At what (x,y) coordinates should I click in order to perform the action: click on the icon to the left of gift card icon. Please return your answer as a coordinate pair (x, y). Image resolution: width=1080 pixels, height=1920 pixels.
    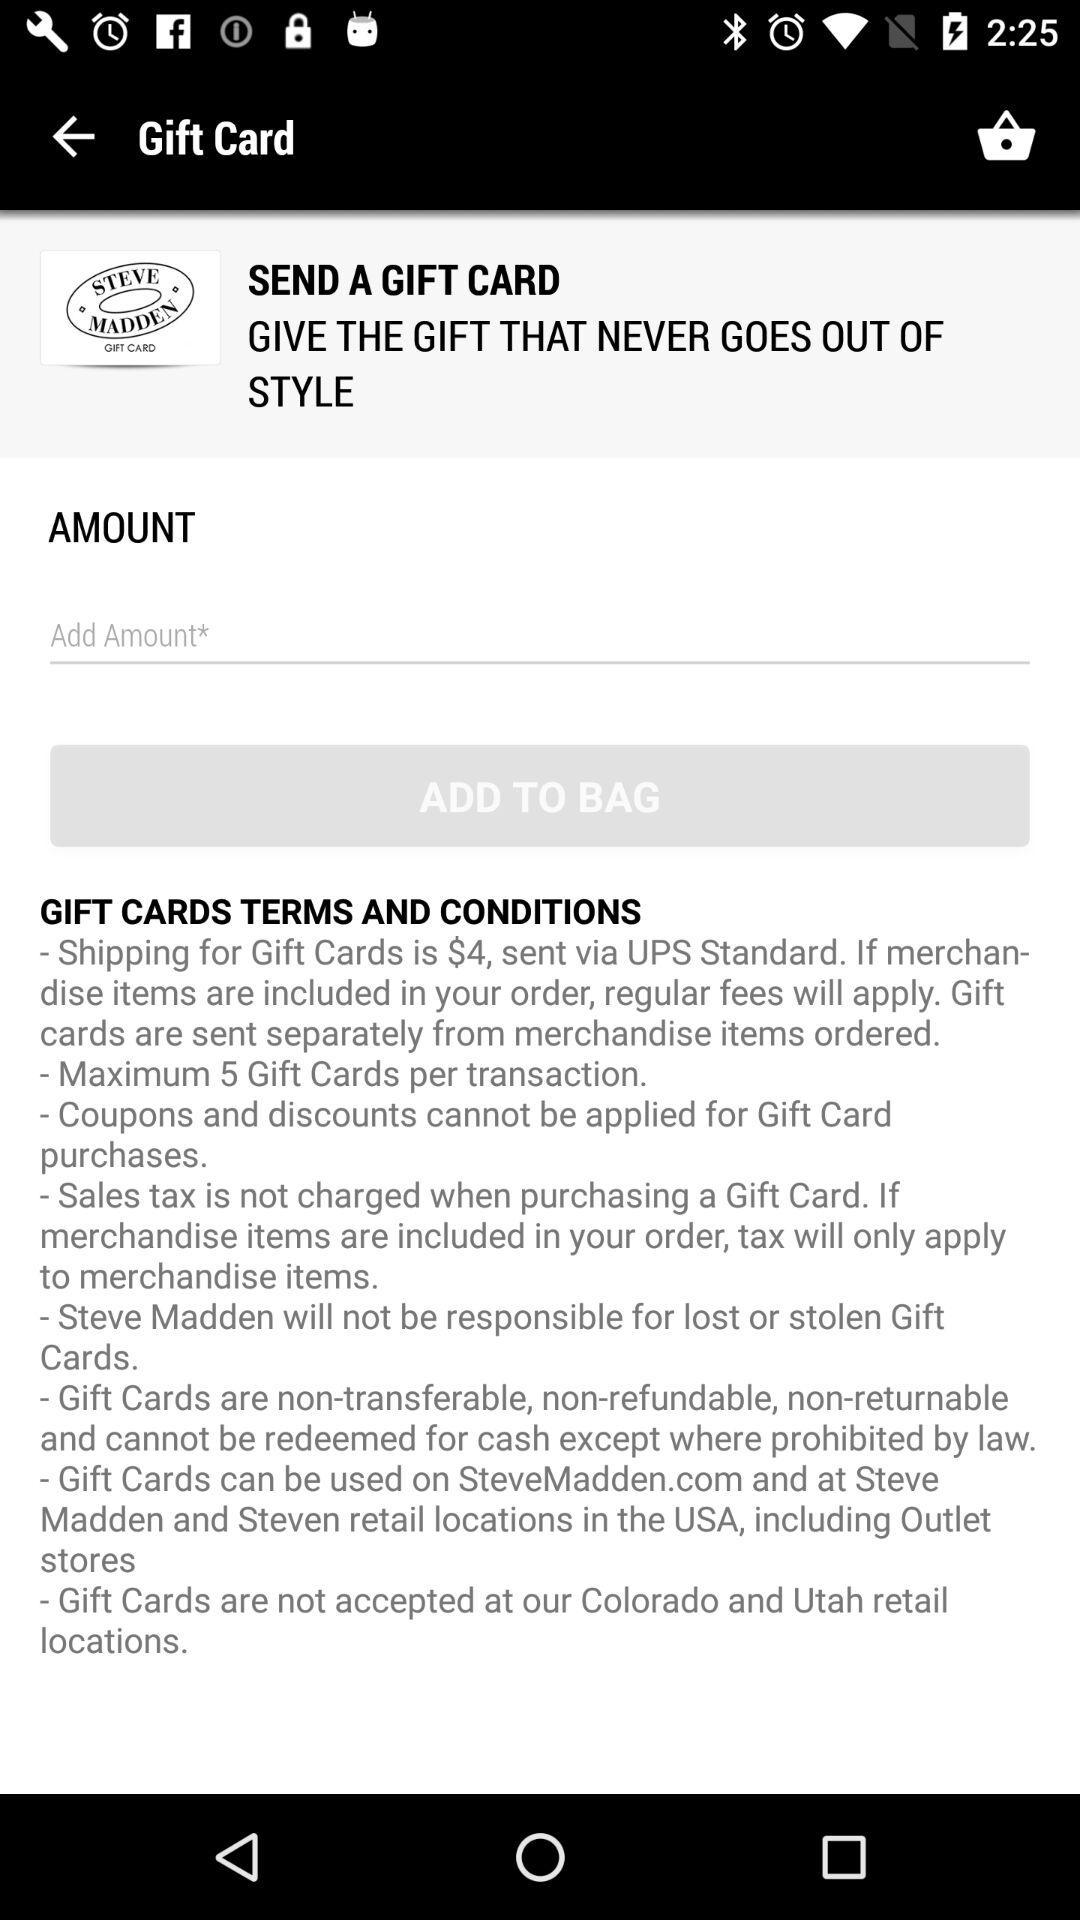
    Looking at the image, I should click on (72, 135).